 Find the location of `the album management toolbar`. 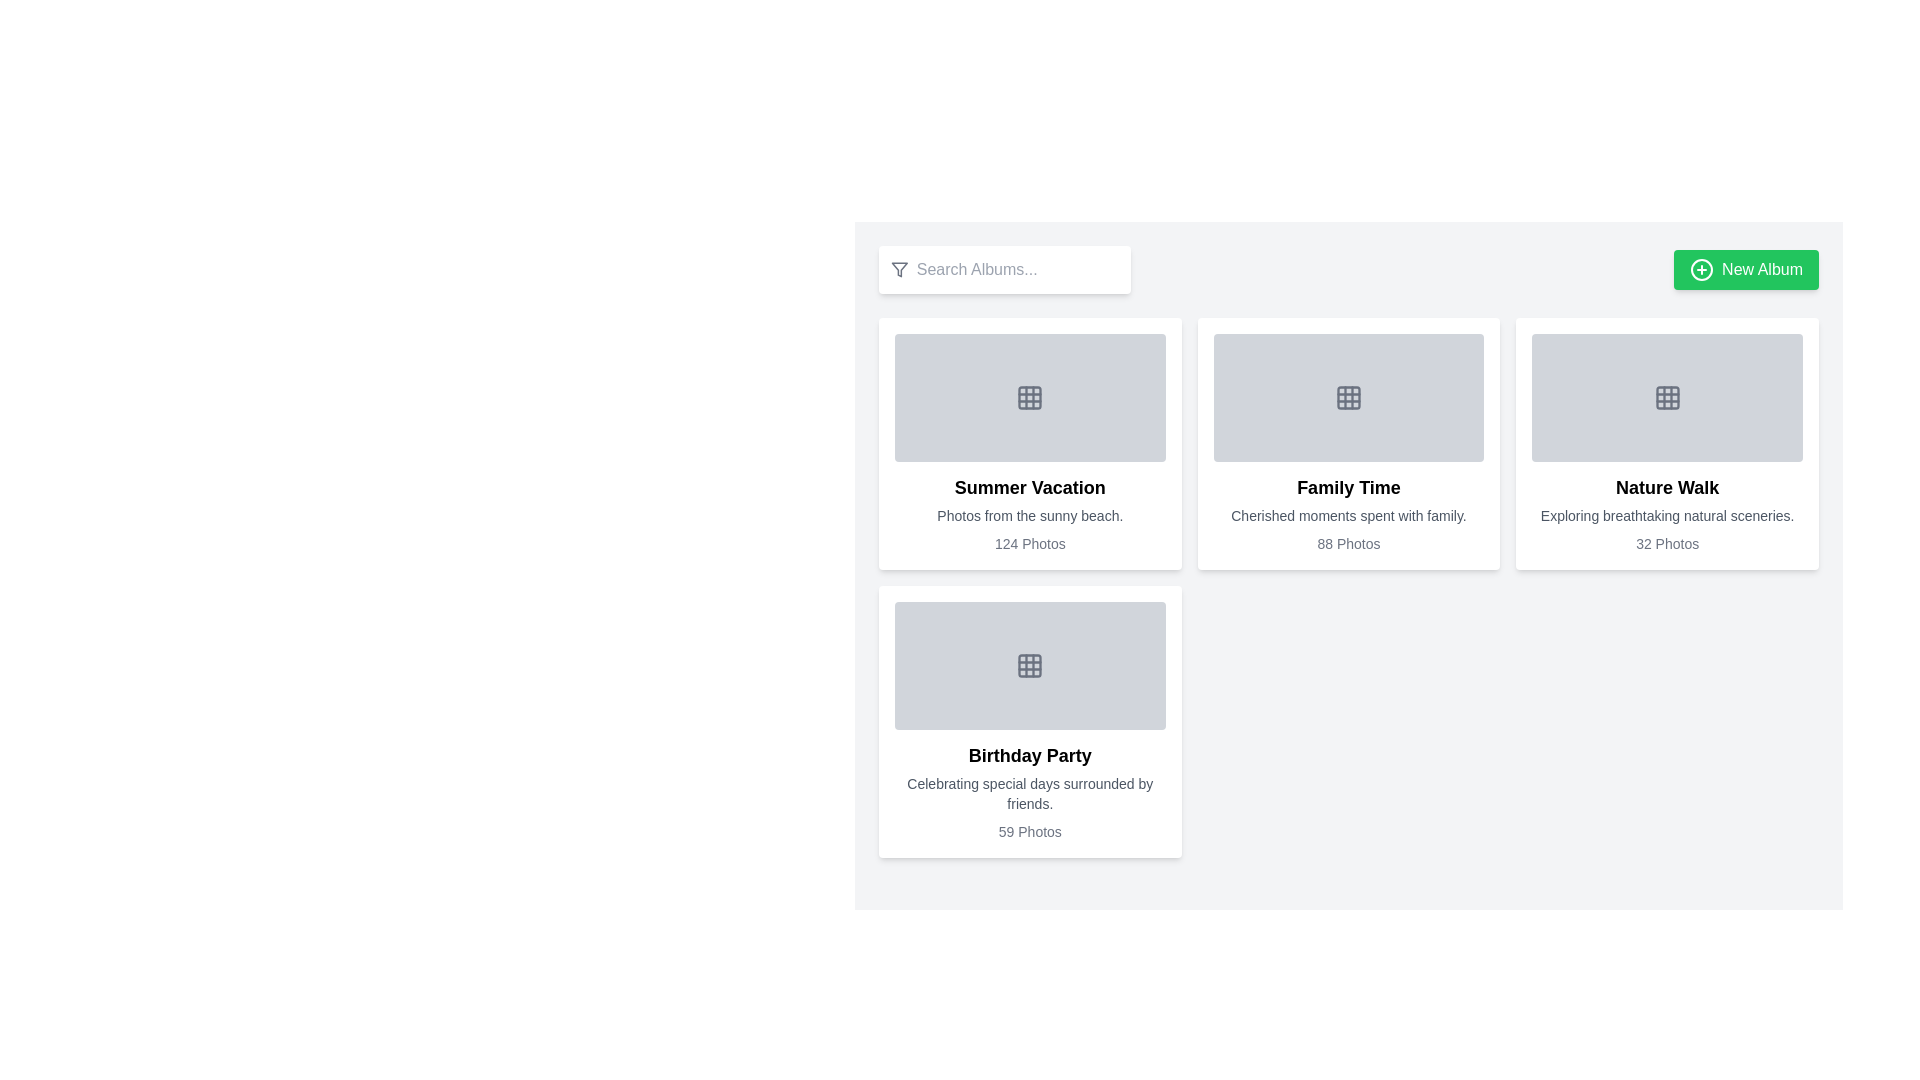

the album management toolbar is located at coordinates (1348, 270).